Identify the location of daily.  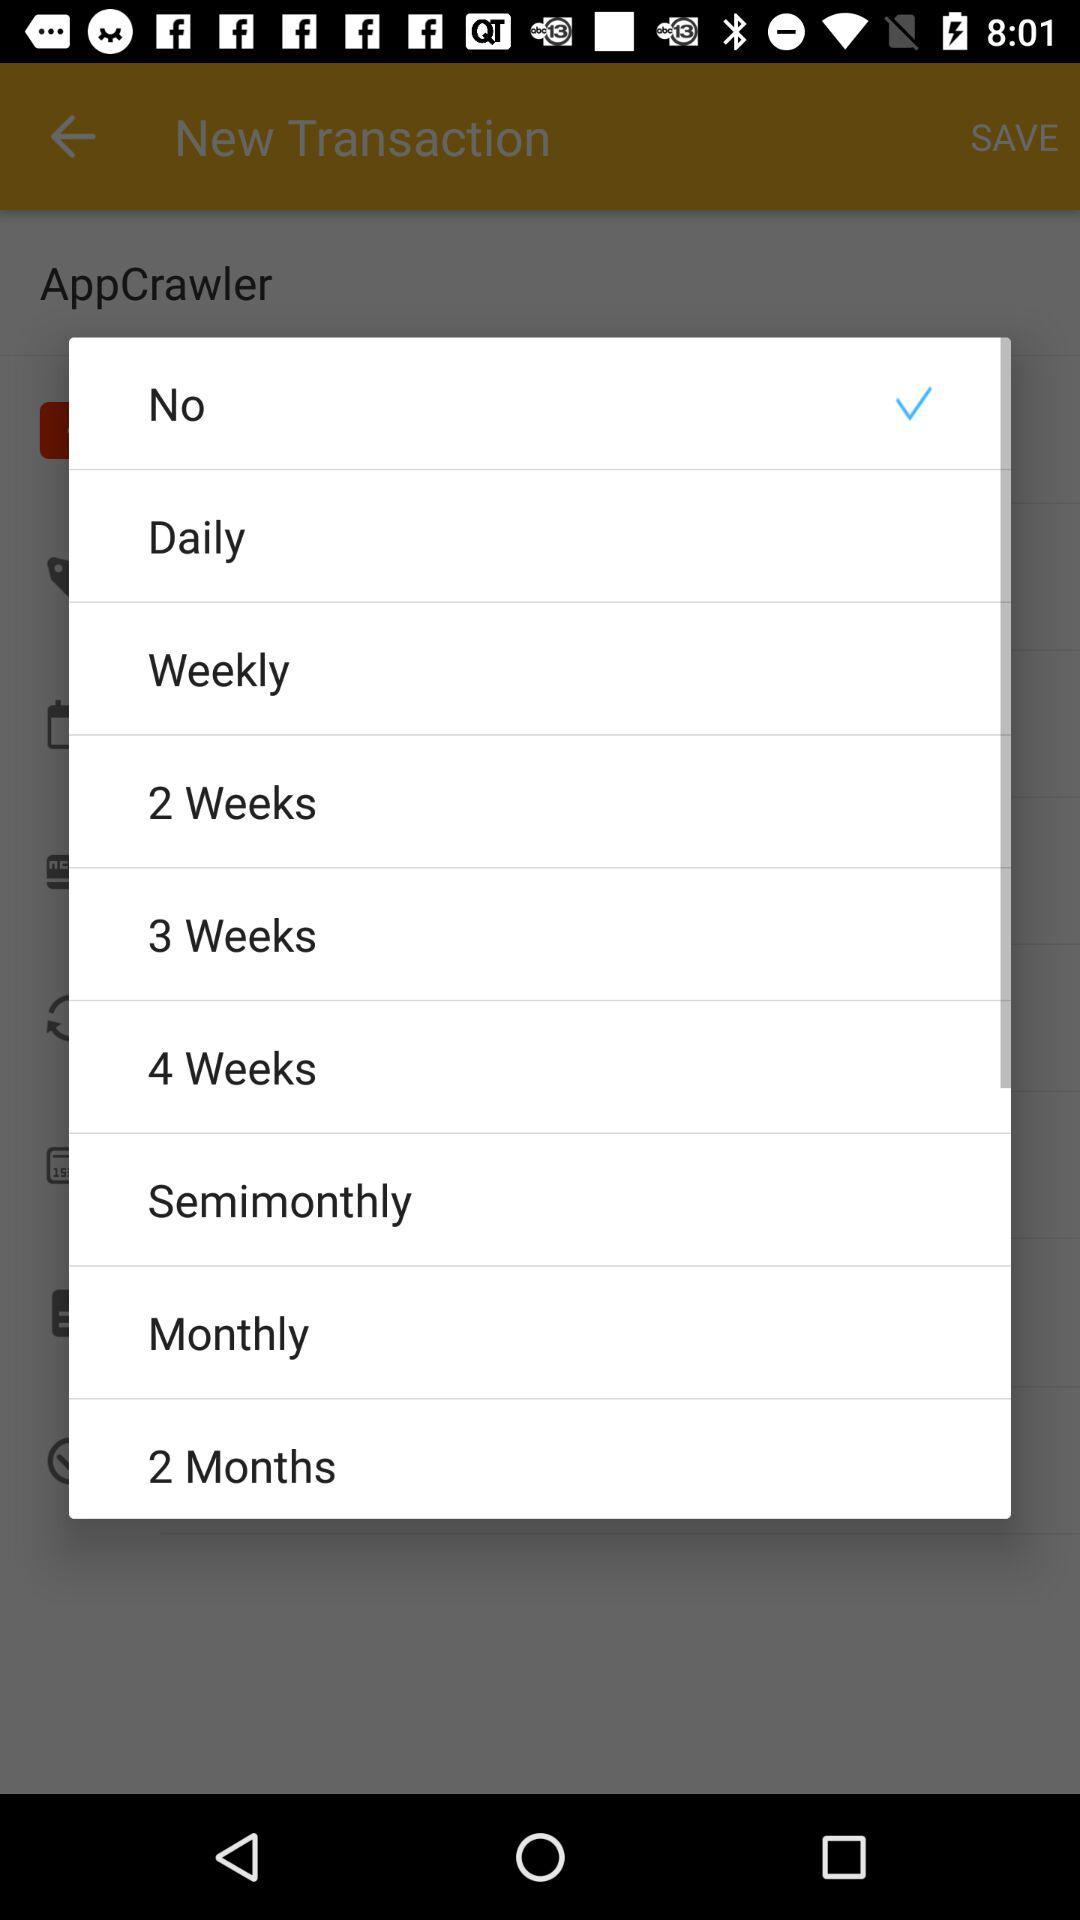
(540, 535).